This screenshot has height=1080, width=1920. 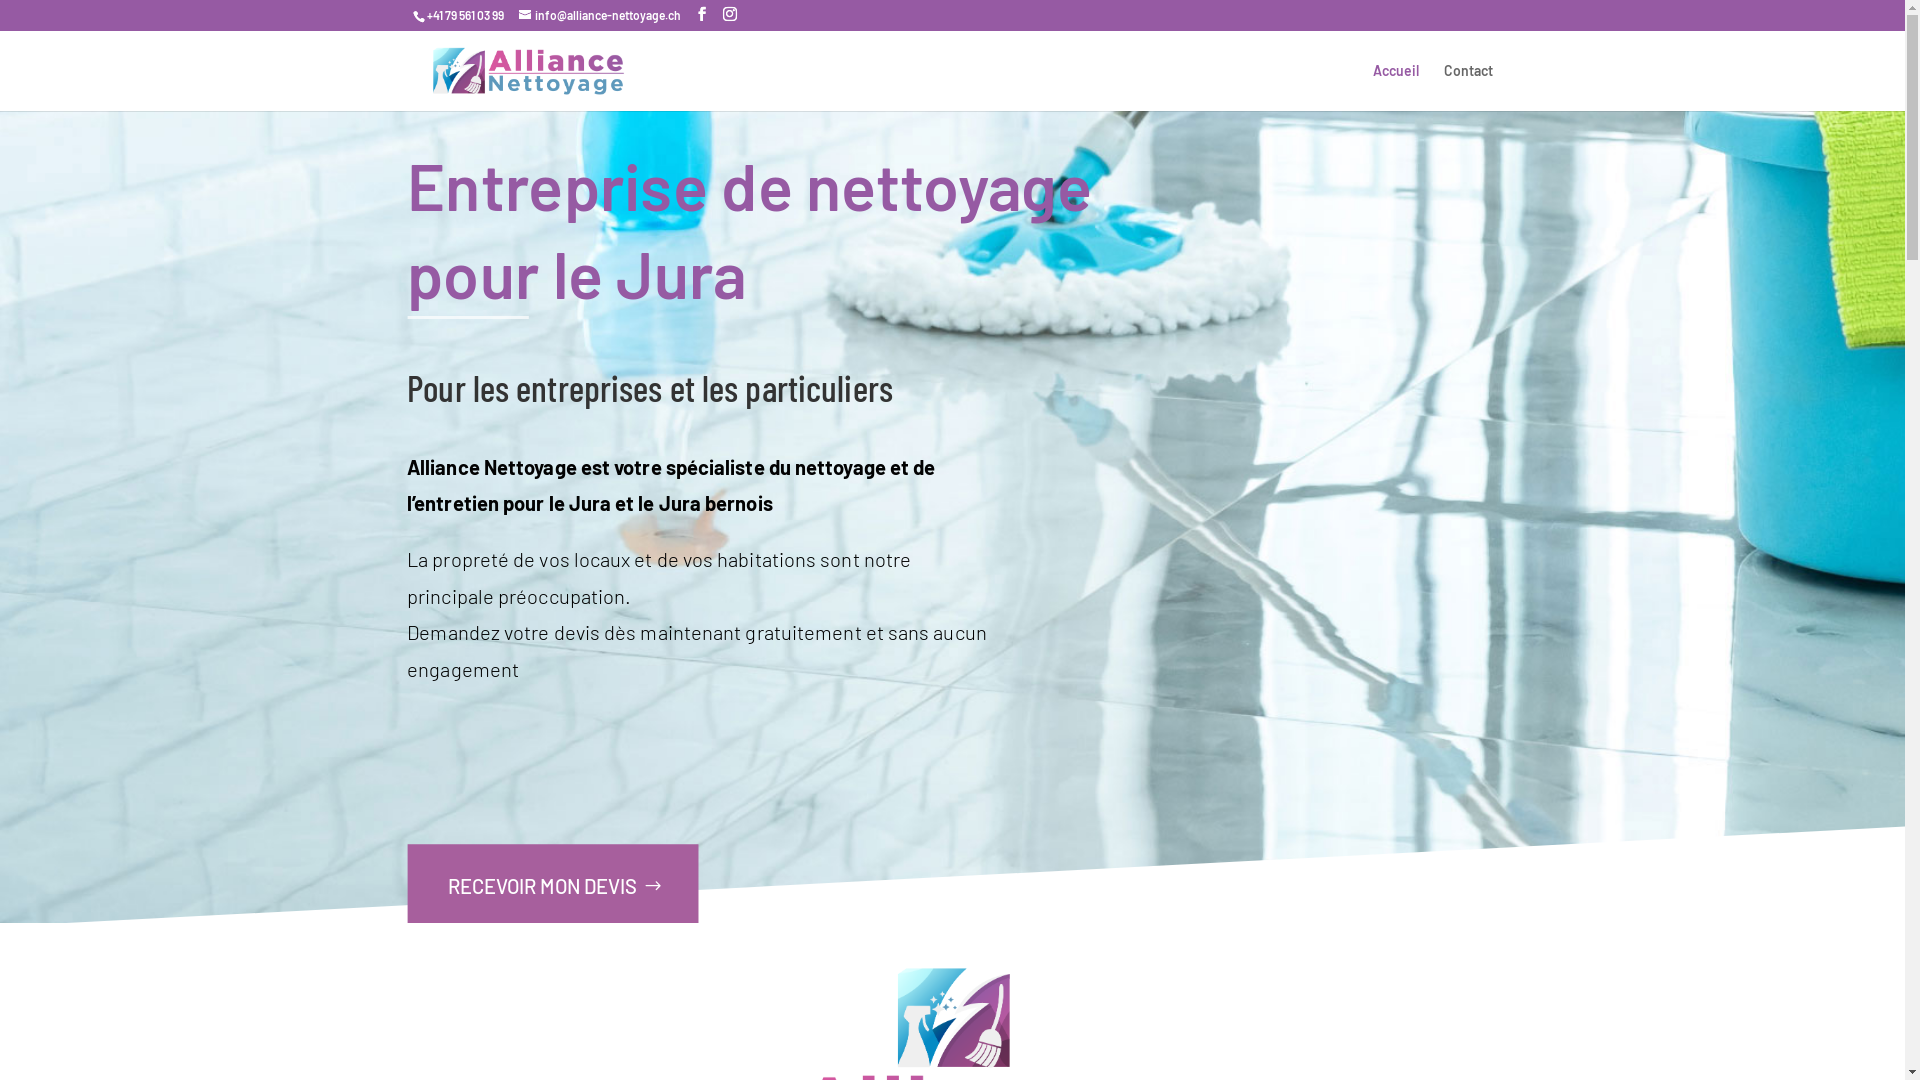 What do you see at coordinates (598, 15) in the screenshot?
I see `'info@alliance-nettoyage.ch'` at bounding box center [598, 15].